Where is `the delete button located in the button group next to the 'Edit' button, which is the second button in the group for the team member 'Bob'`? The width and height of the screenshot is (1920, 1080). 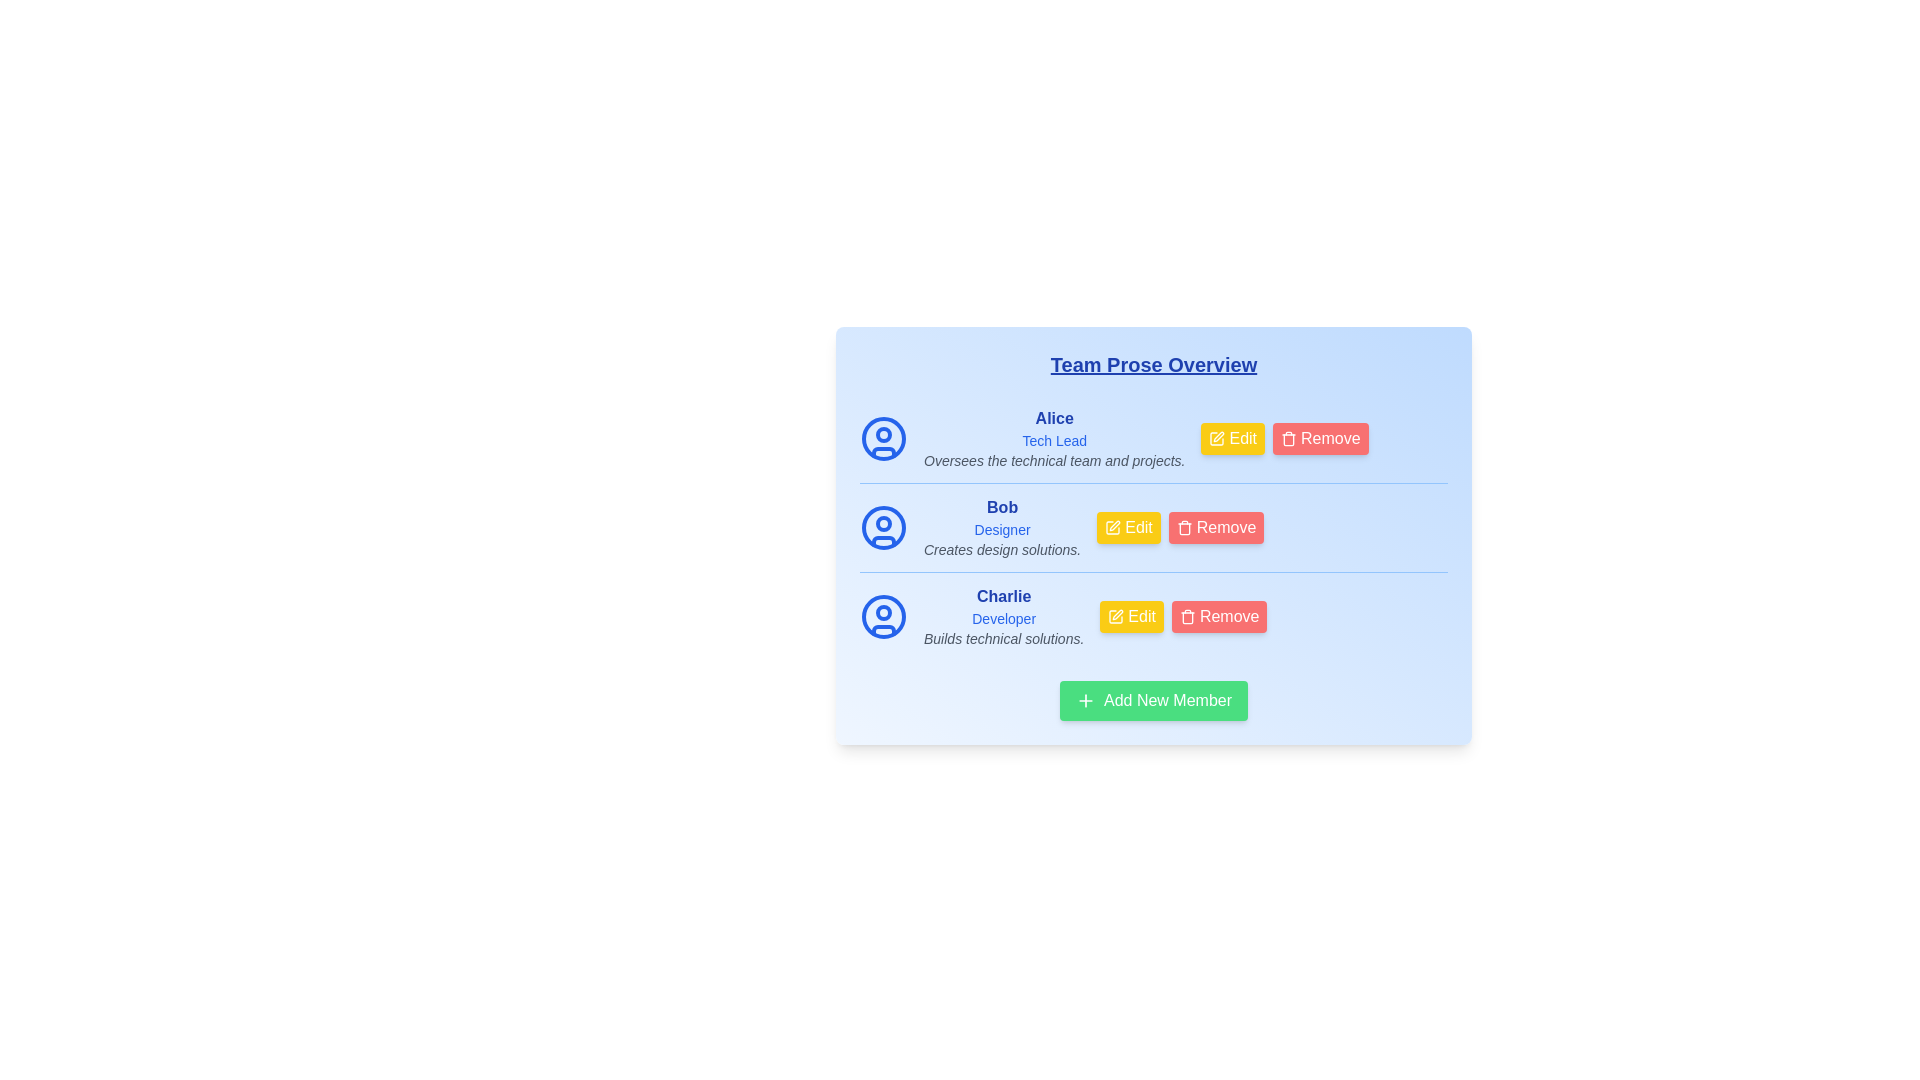 the delete button located in the button group next to the 'Edit' button, which is the second button in the group for the team member 'Bob' is located at coordinates (1215, 527).